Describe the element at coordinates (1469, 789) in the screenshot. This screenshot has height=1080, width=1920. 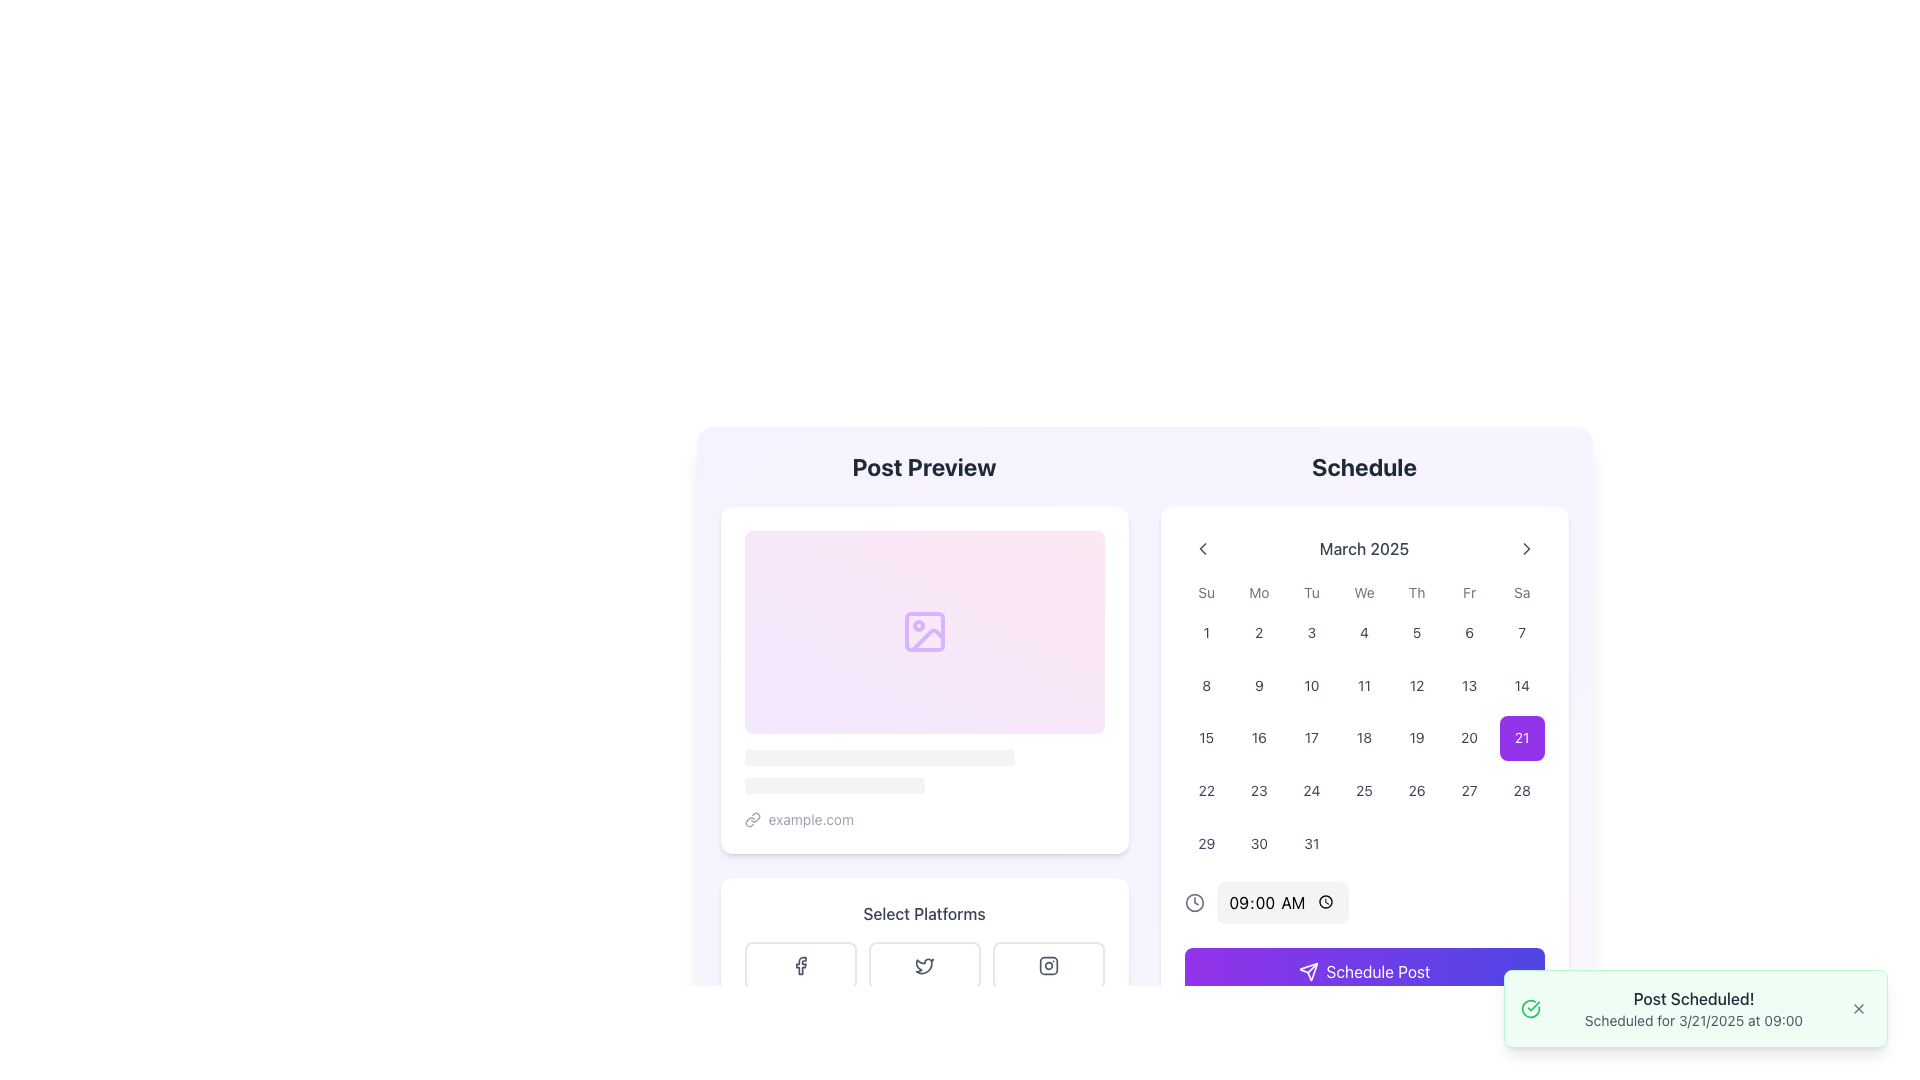
I see `the square button with rounded corners containing the number '27' in a smaller gray font` at that location.